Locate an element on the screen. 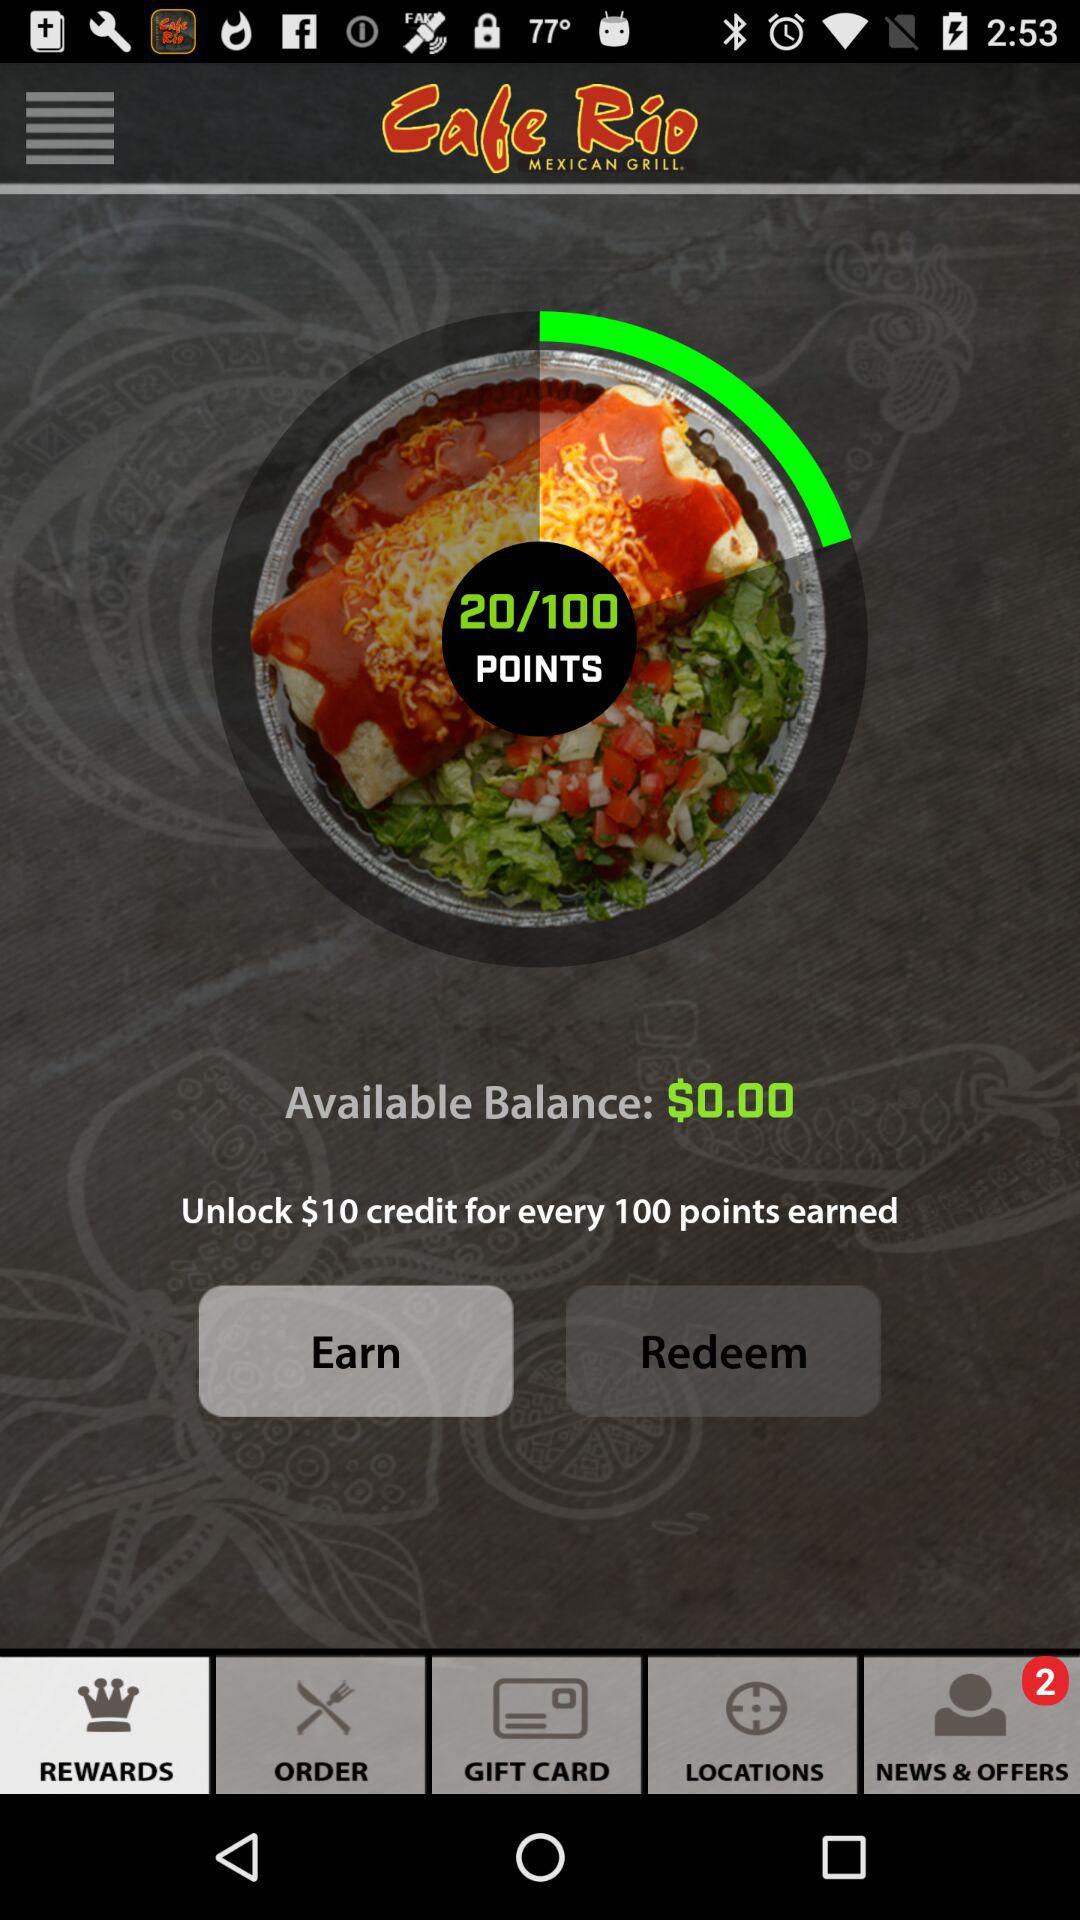 This screenshot has width=1080, height=1920. redeem is located at coordinates (723, 1351).